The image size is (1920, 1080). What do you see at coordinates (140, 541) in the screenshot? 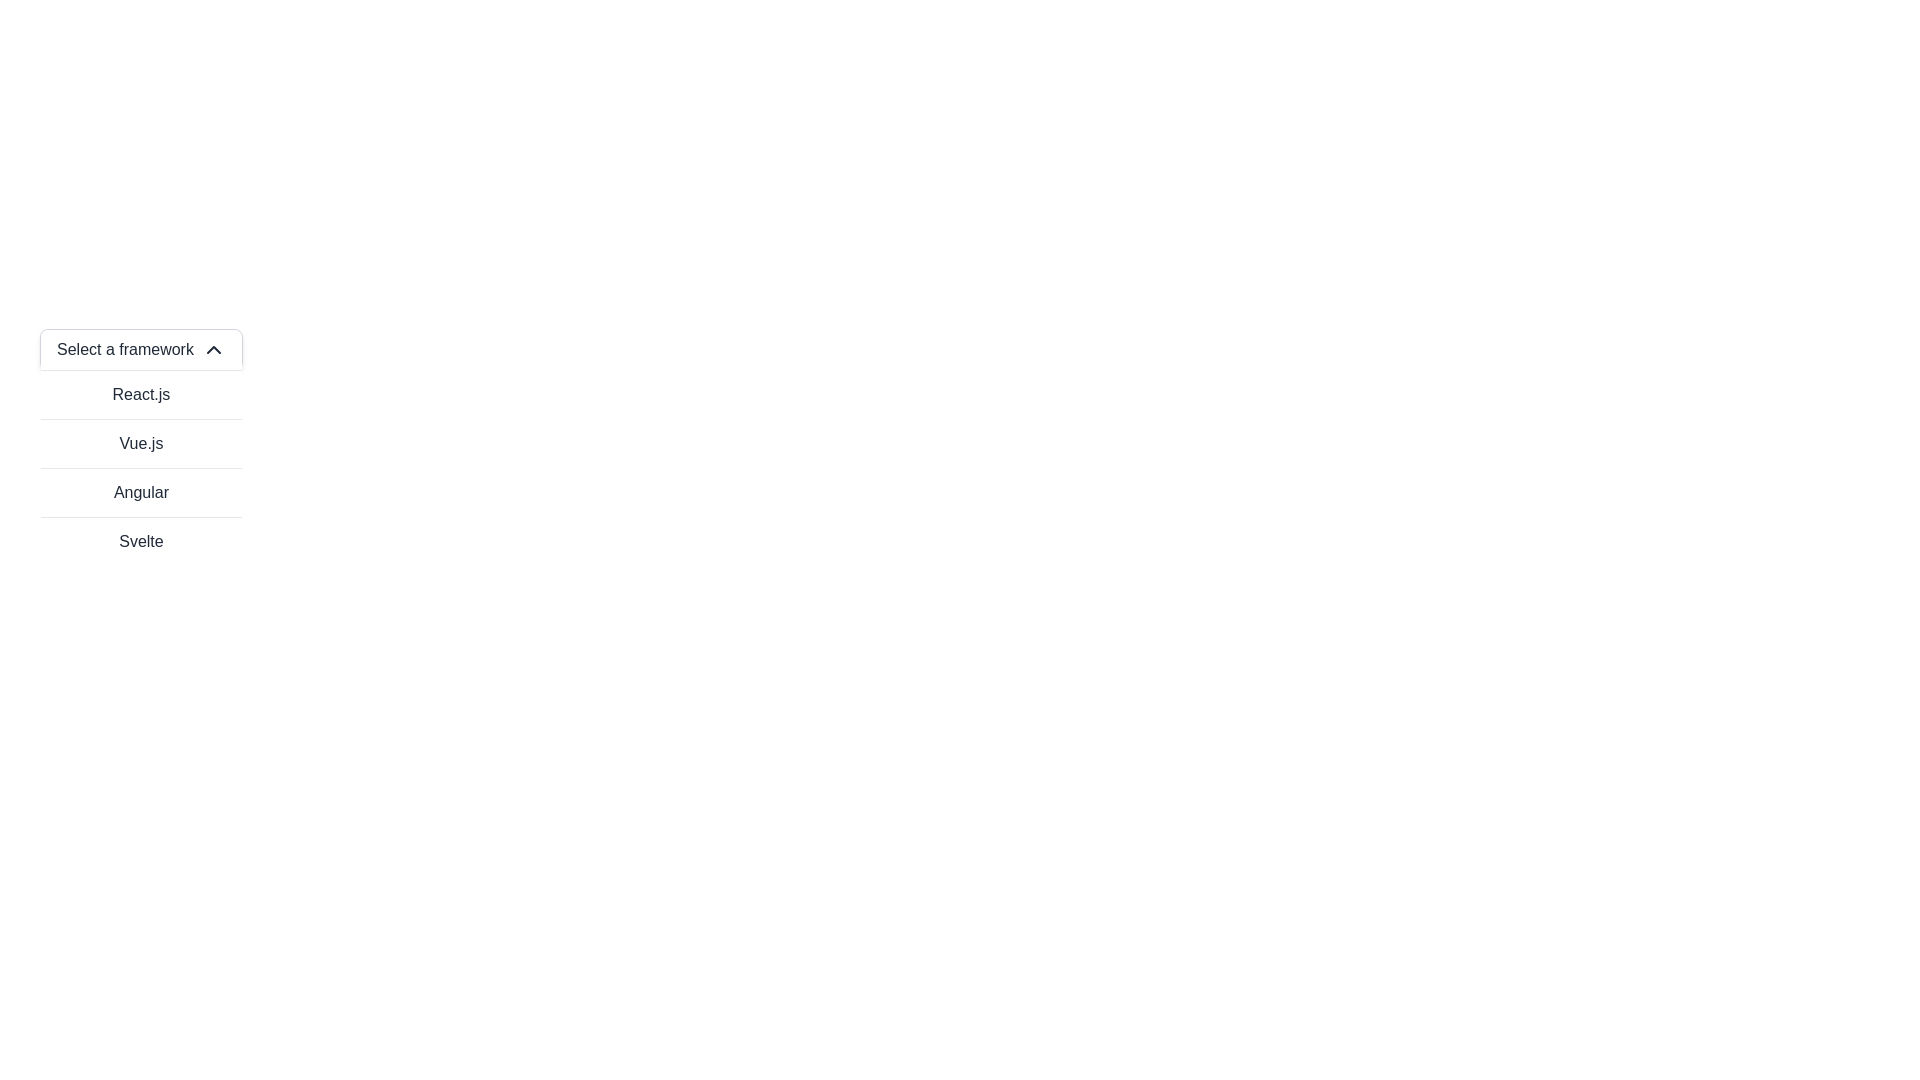
I see `the text-based clickable list item displaying 'Svelte'` at bounding box center [140, 541].